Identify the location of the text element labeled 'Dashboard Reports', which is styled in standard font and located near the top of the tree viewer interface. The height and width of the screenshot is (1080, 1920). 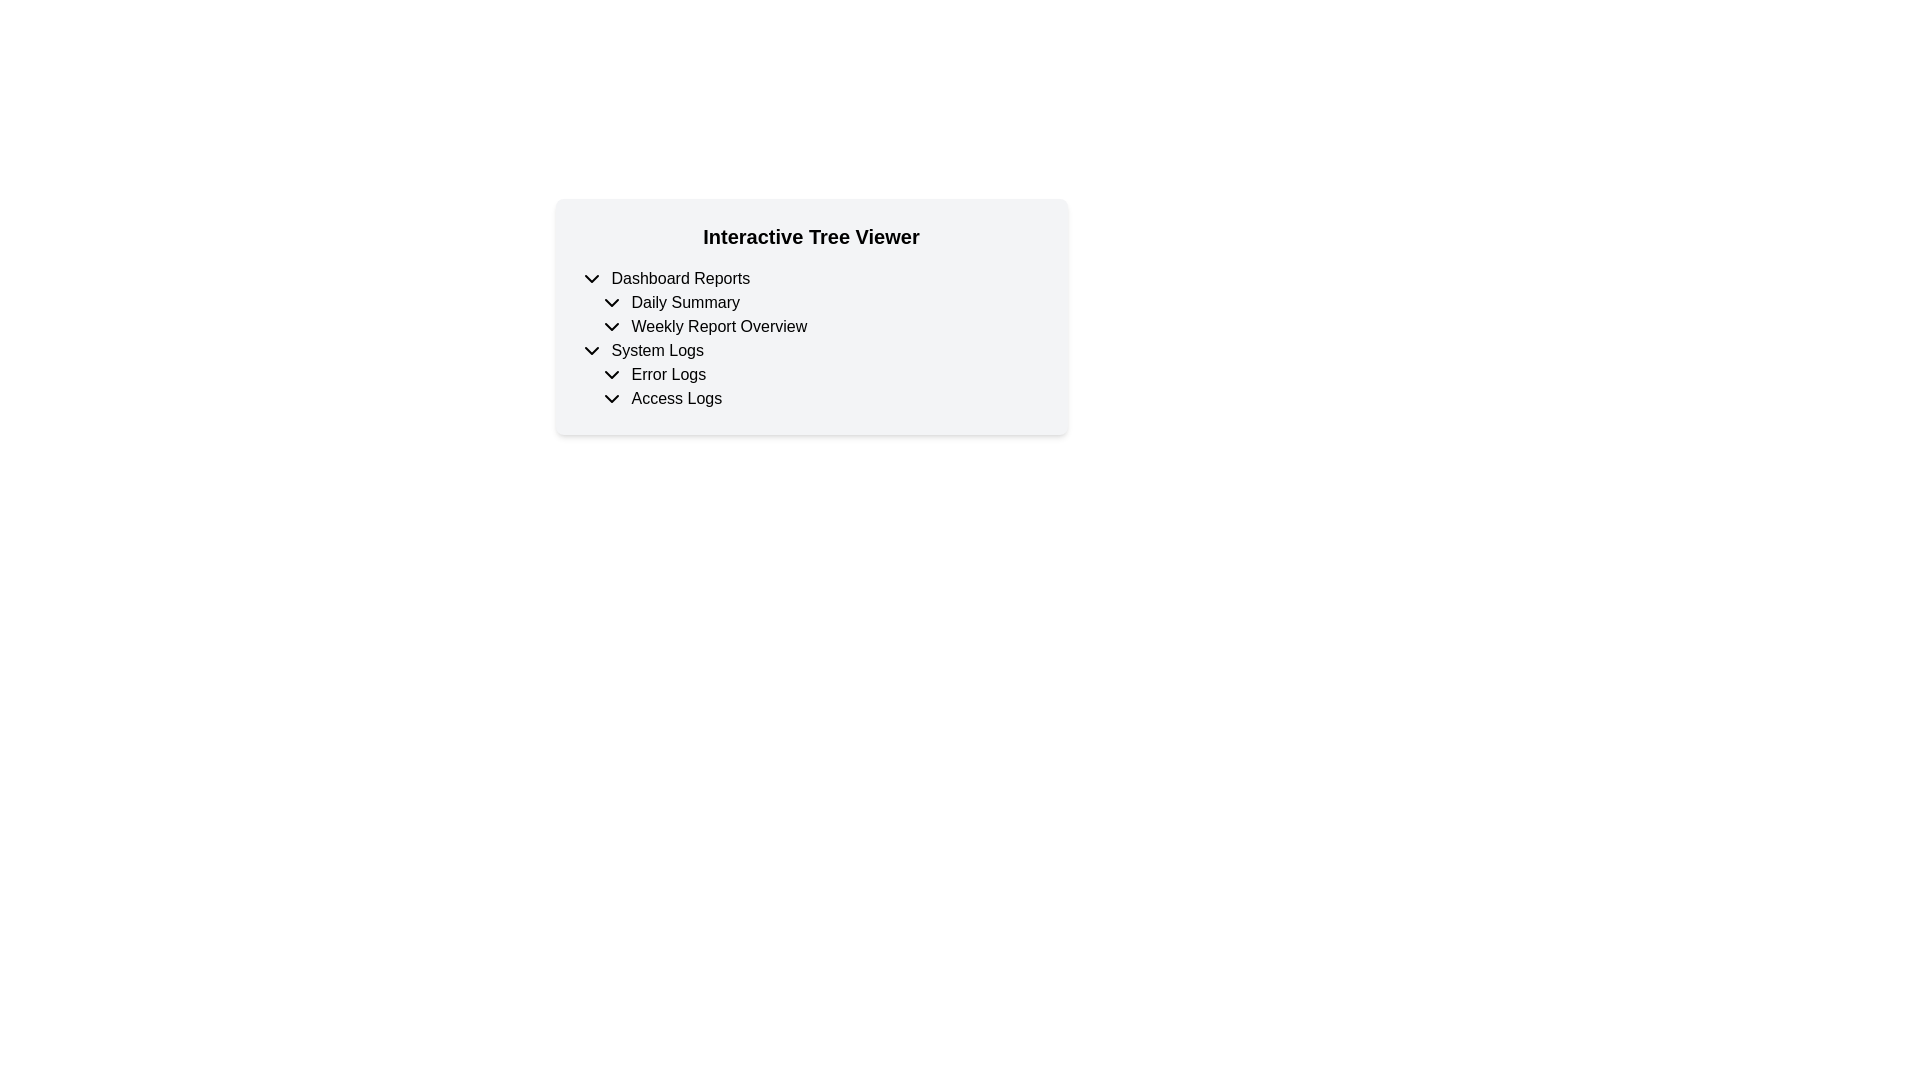
(680, 278).